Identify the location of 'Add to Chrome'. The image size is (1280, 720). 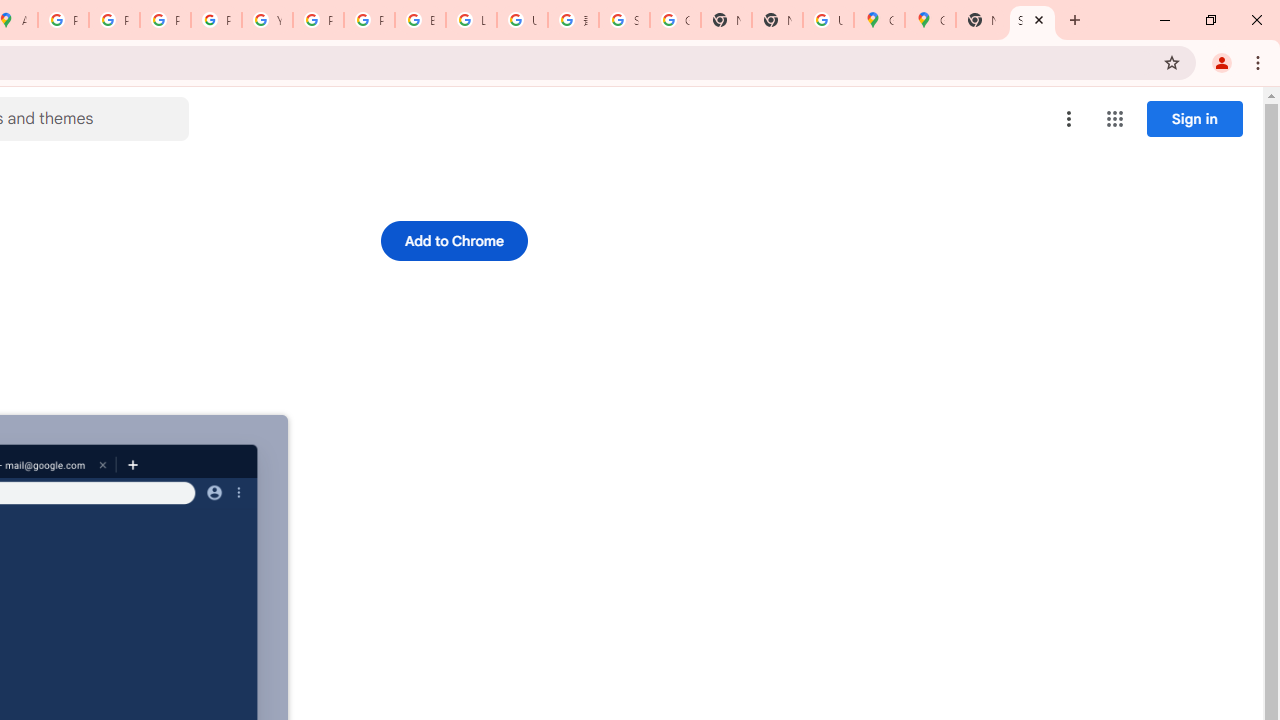
(452, 239).